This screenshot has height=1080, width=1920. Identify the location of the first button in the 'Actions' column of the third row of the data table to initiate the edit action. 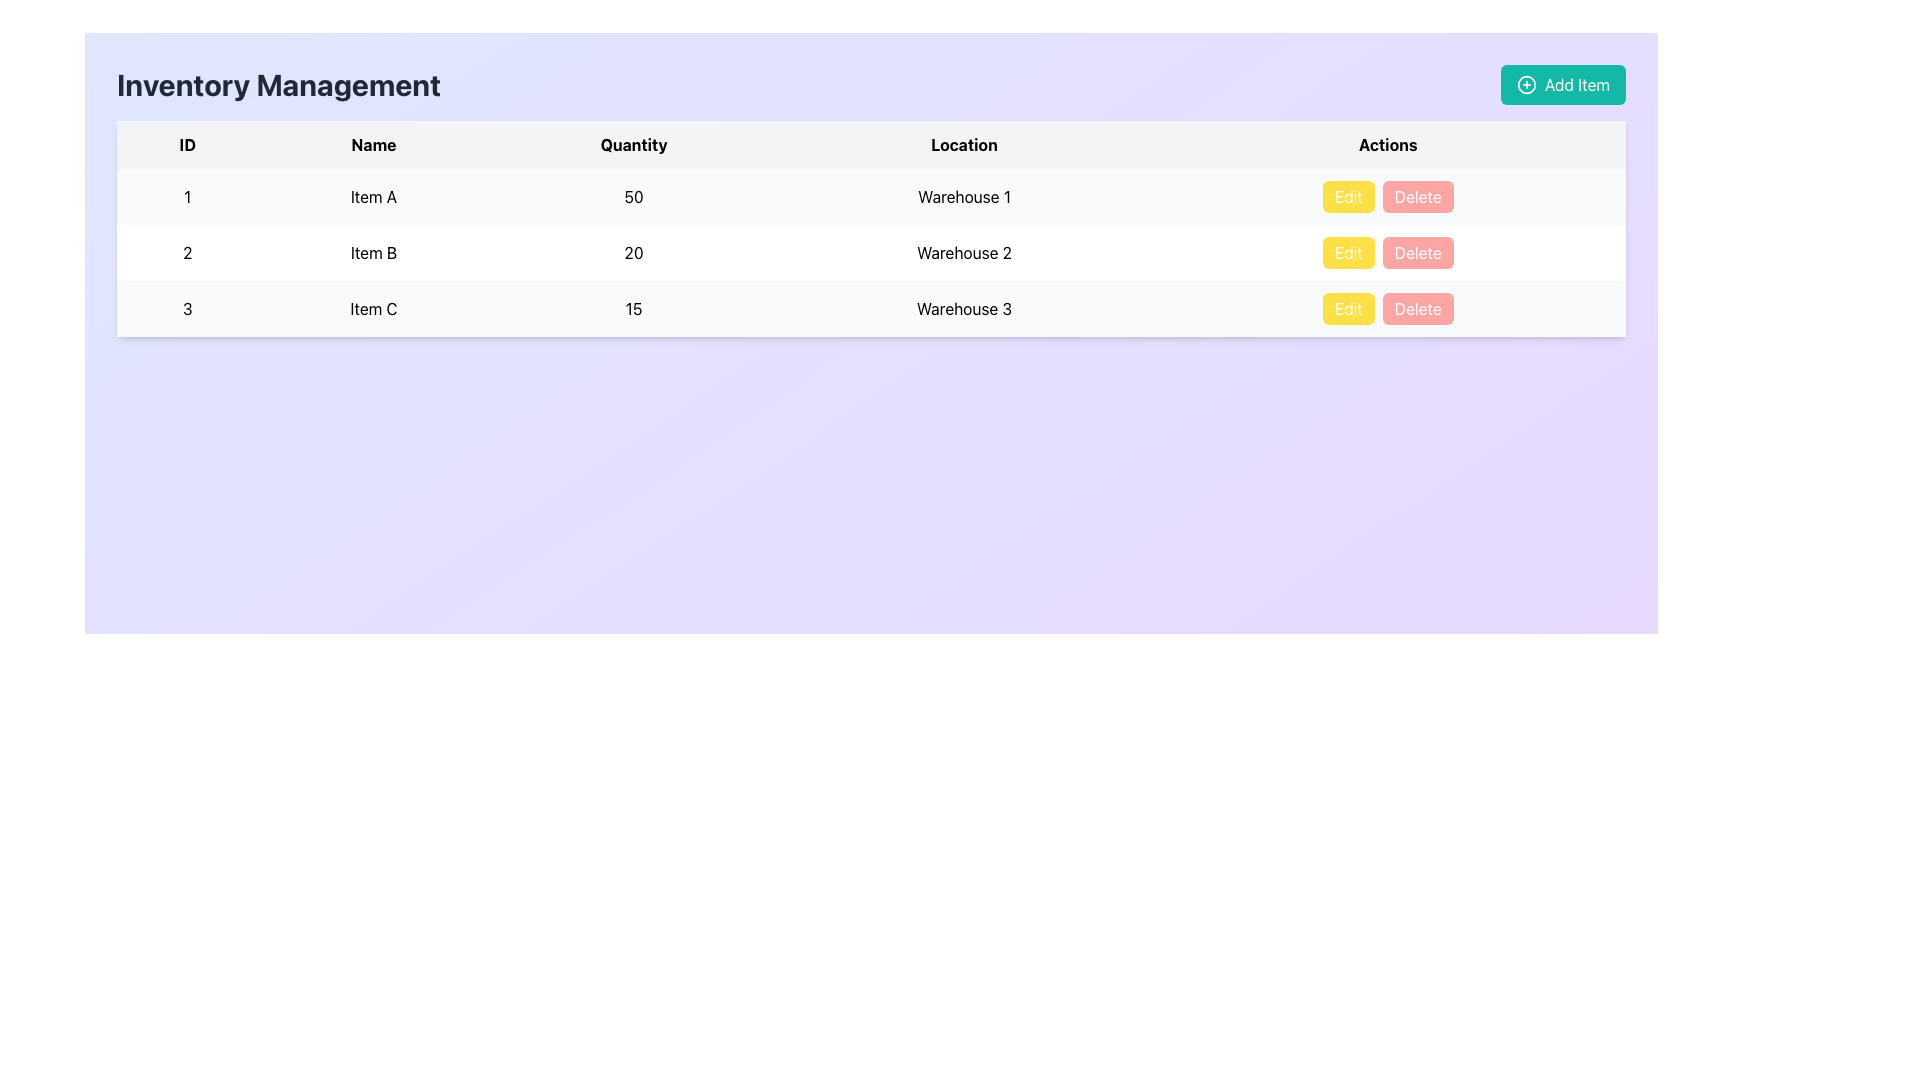
(1348, 308).